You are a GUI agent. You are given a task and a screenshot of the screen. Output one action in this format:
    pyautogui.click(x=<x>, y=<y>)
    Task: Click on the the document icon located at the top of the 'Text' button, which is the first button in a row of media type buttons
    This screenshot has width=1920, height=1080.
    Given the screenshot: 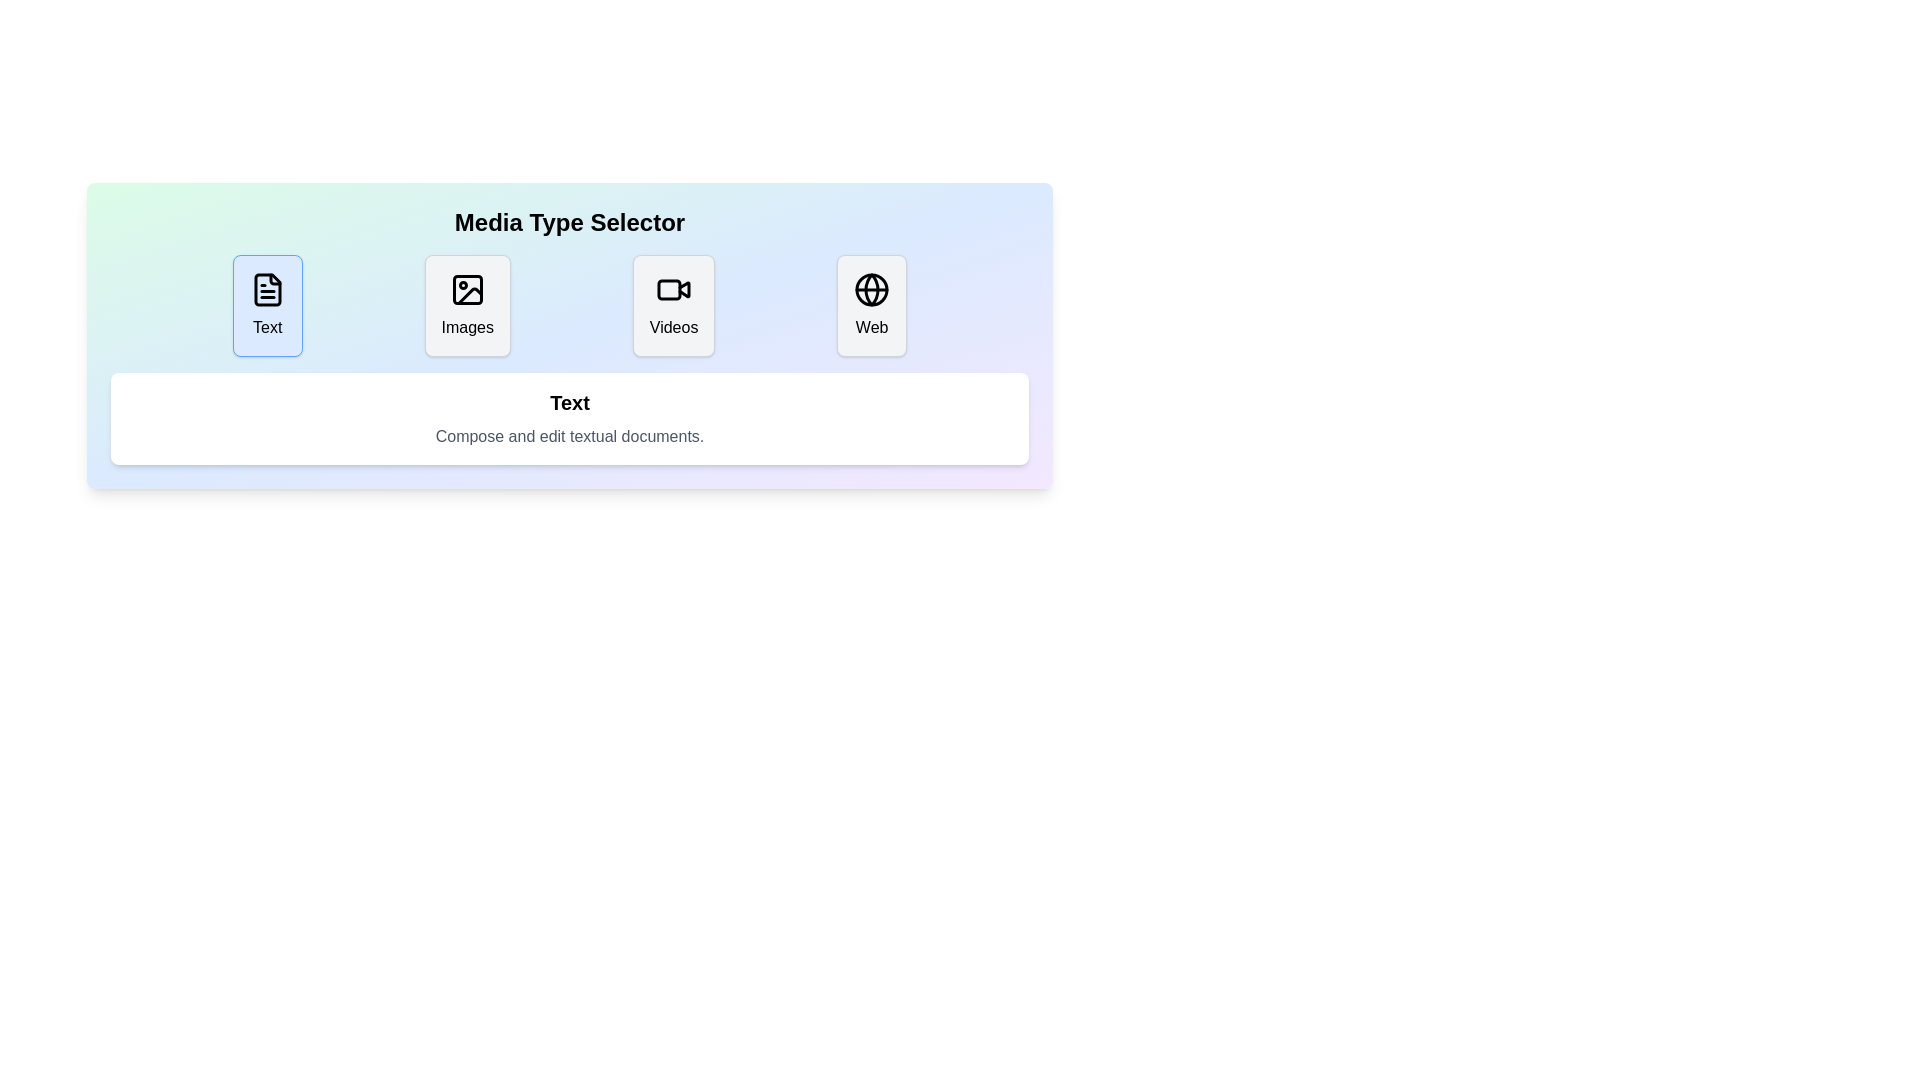 What is the action you would take?
    pyautogui.click(x=266, y=289)
    